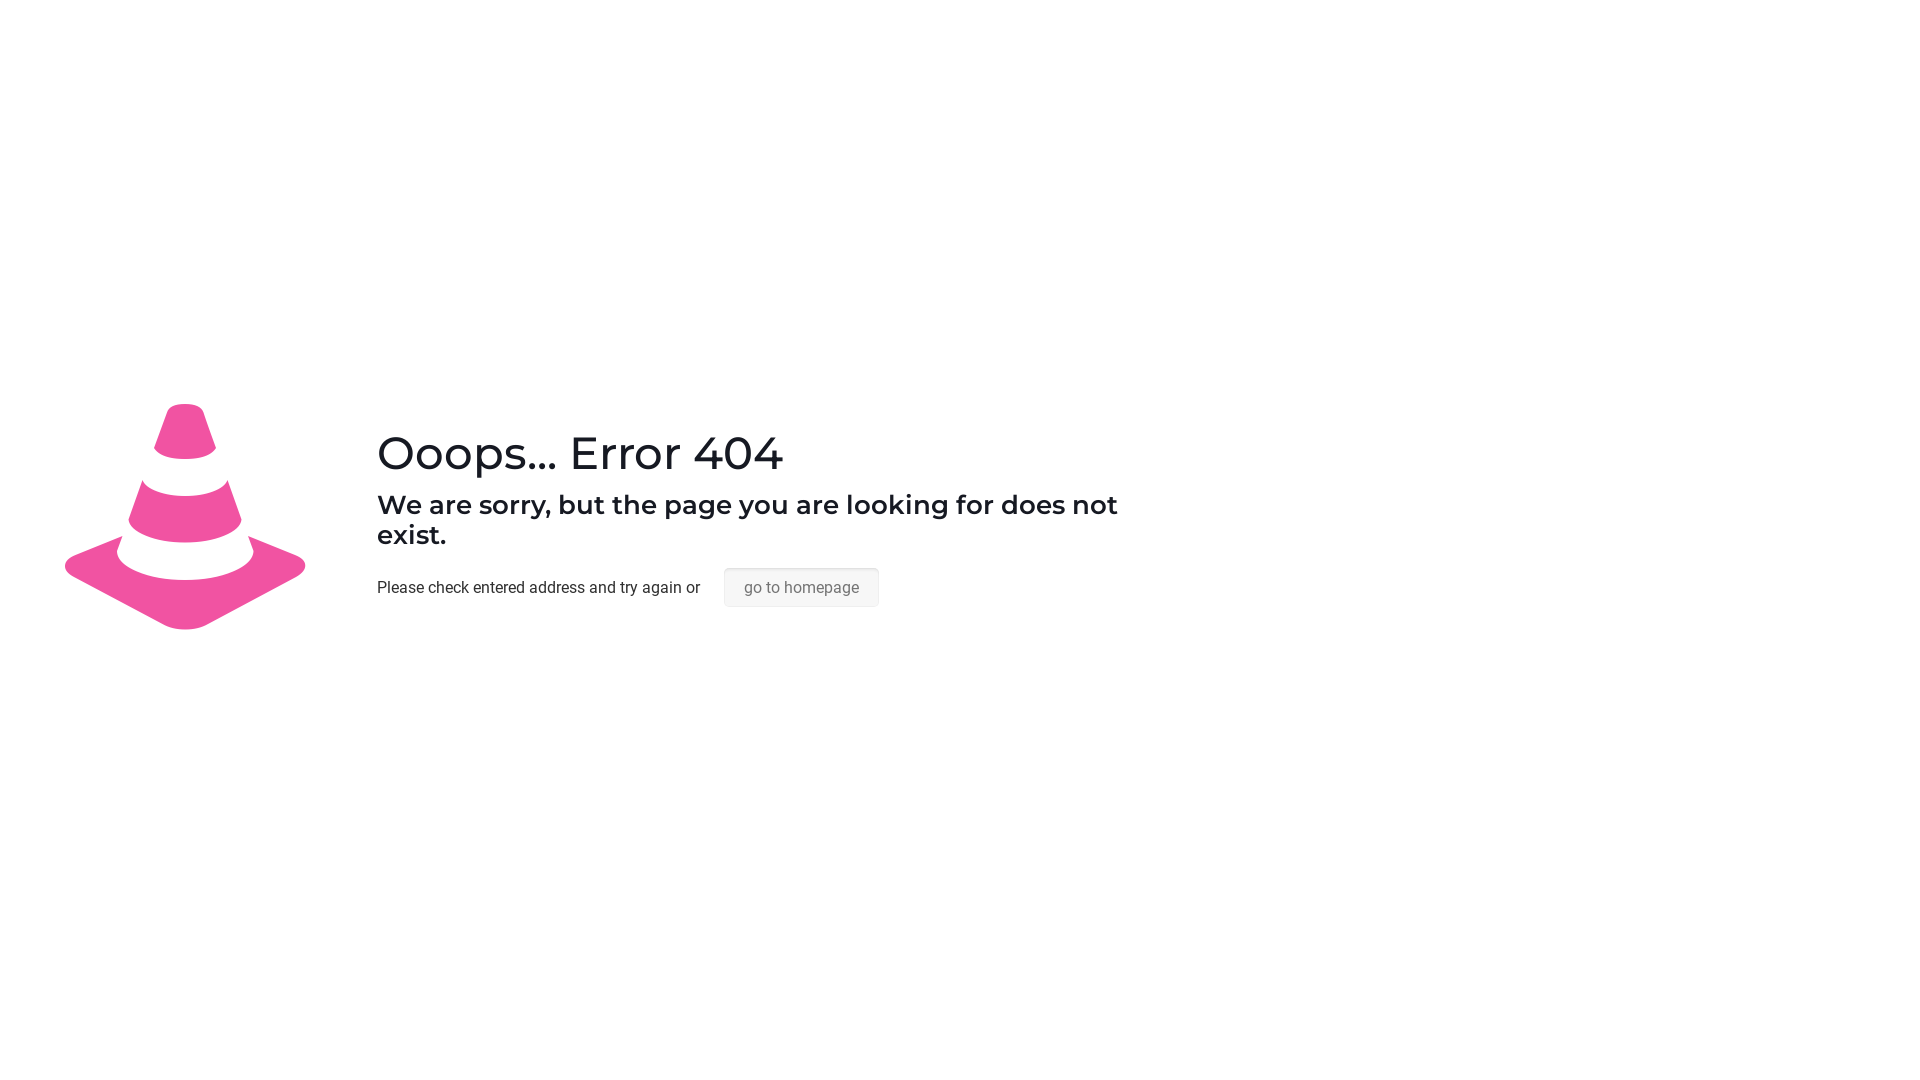  What do you see at coordinates (723, 586) in the screenshot?
I see `'go to homepage'` at bounding box center [723, 586].